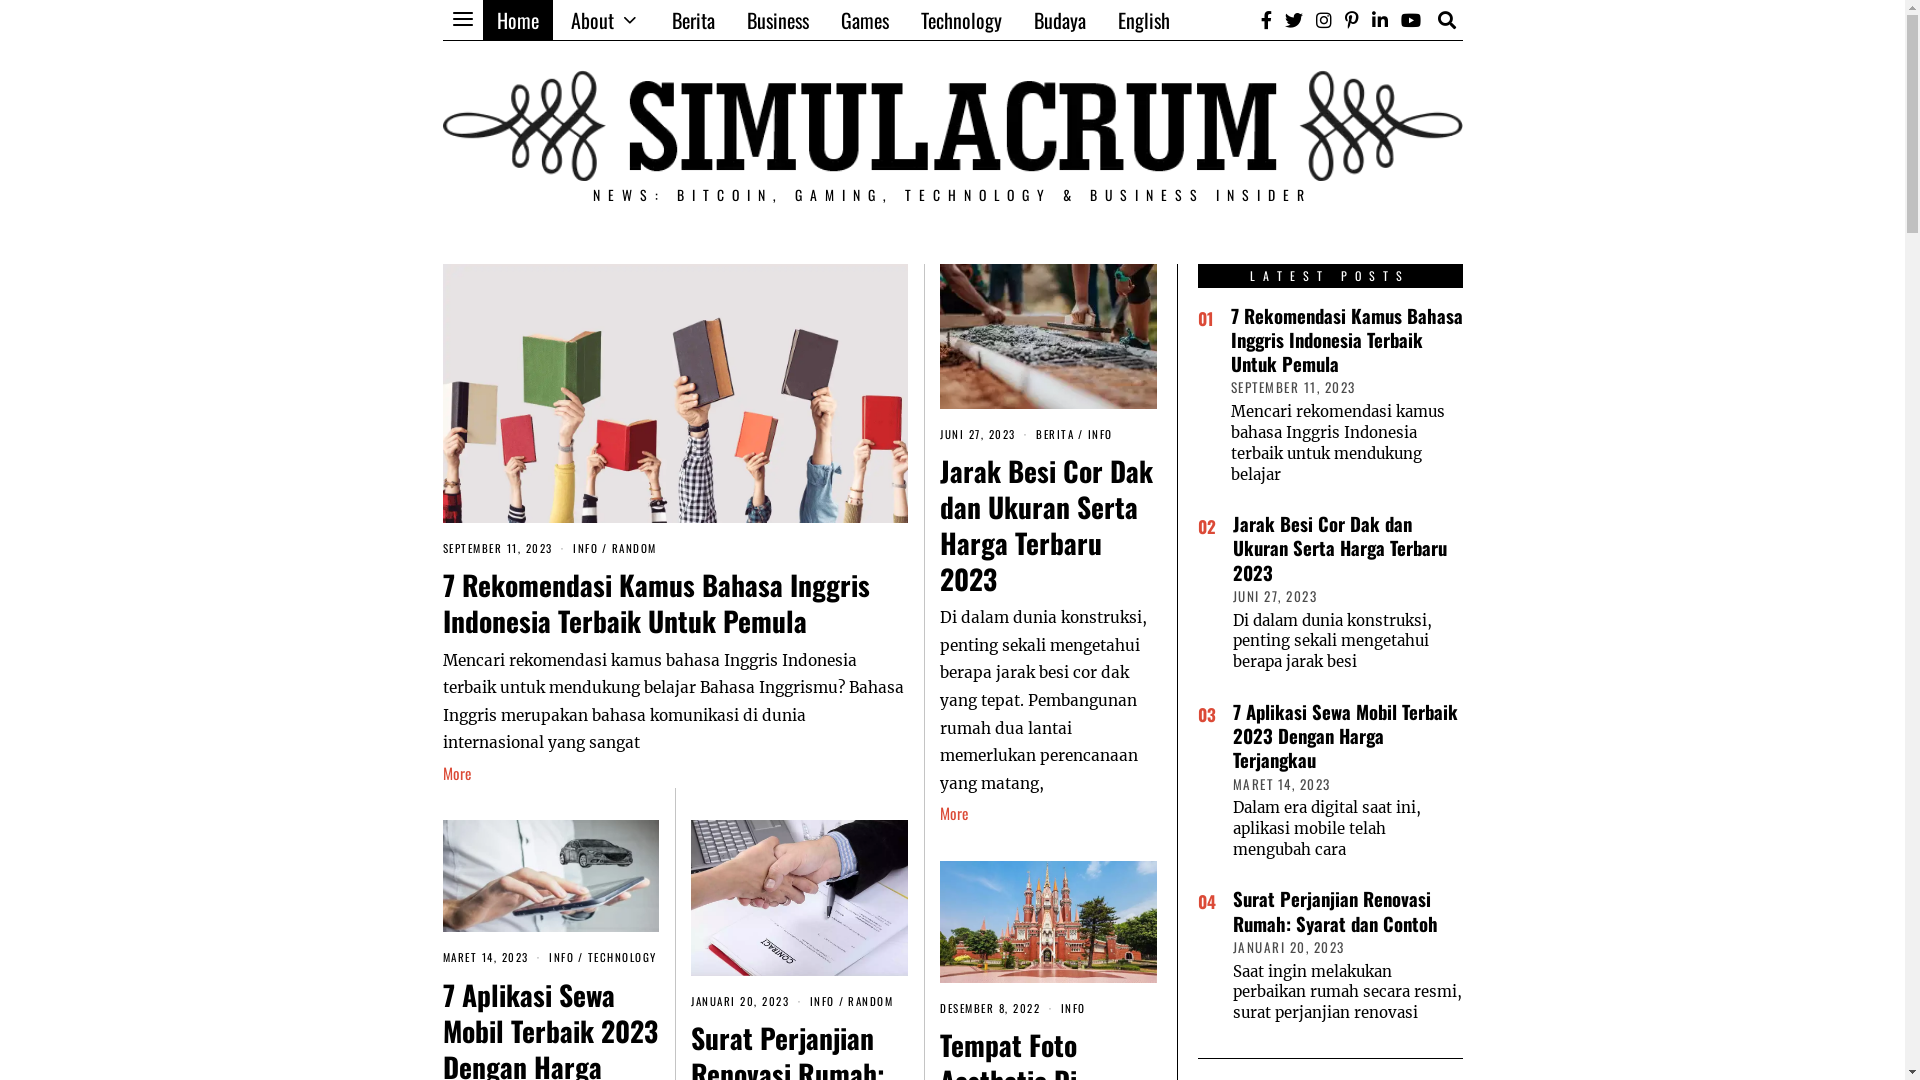 The height and width of the screenshot is (1080, 1920). I want to click on 'INFO', so click(822, 1001).